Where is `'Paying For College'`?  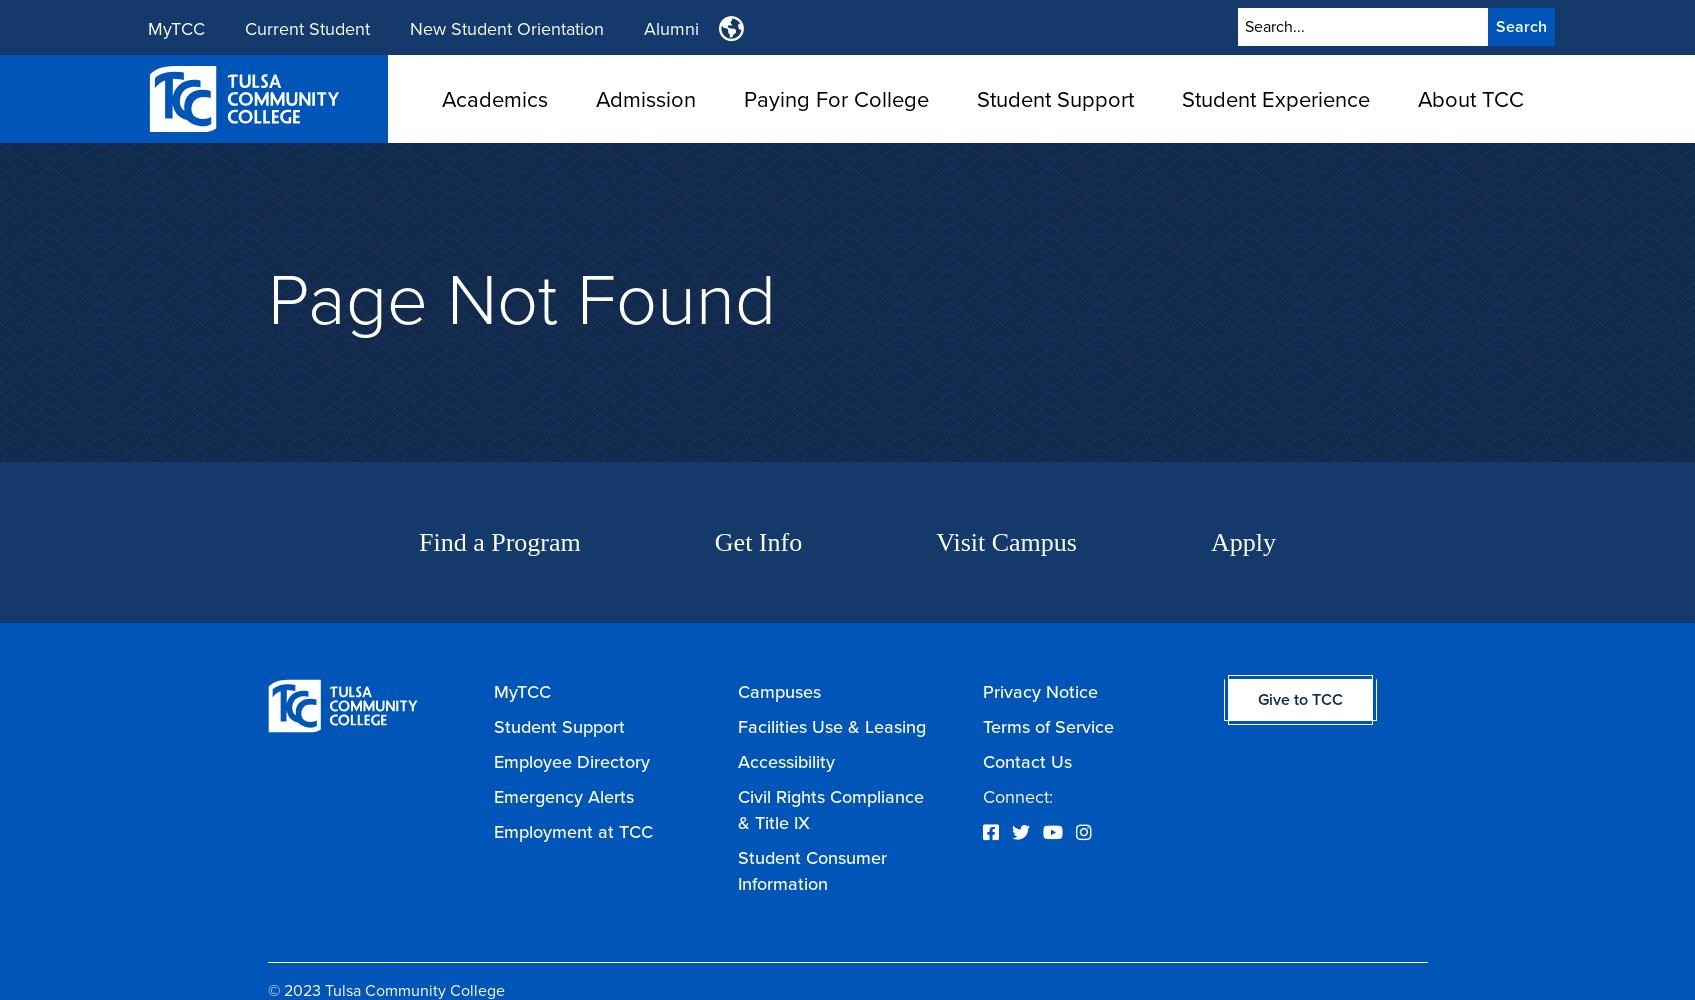
'Paying For College' is located at coordinates (835, 97).